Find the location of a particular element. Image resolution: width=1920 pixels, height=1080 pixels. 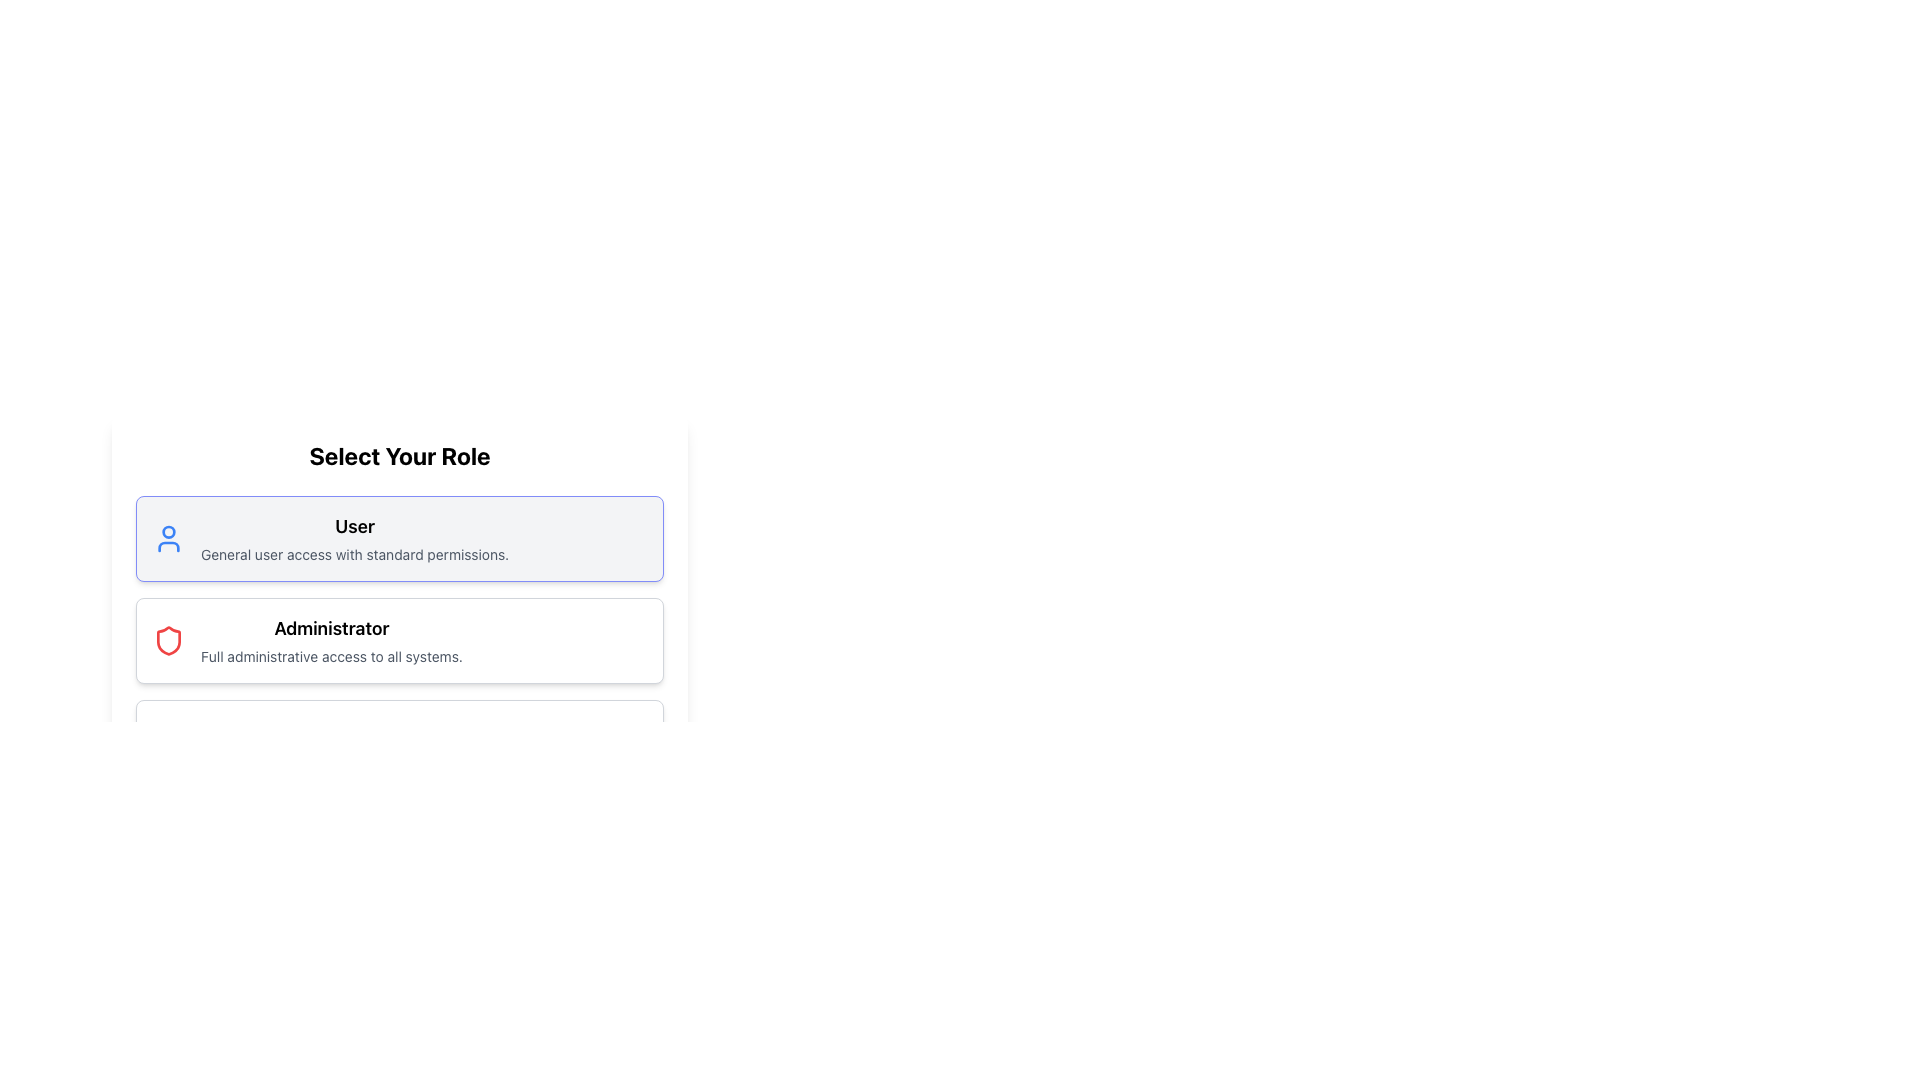

the List item displaying 'User' with the description 'General user access with standard permissions.' is located at coordinates (355, 538).